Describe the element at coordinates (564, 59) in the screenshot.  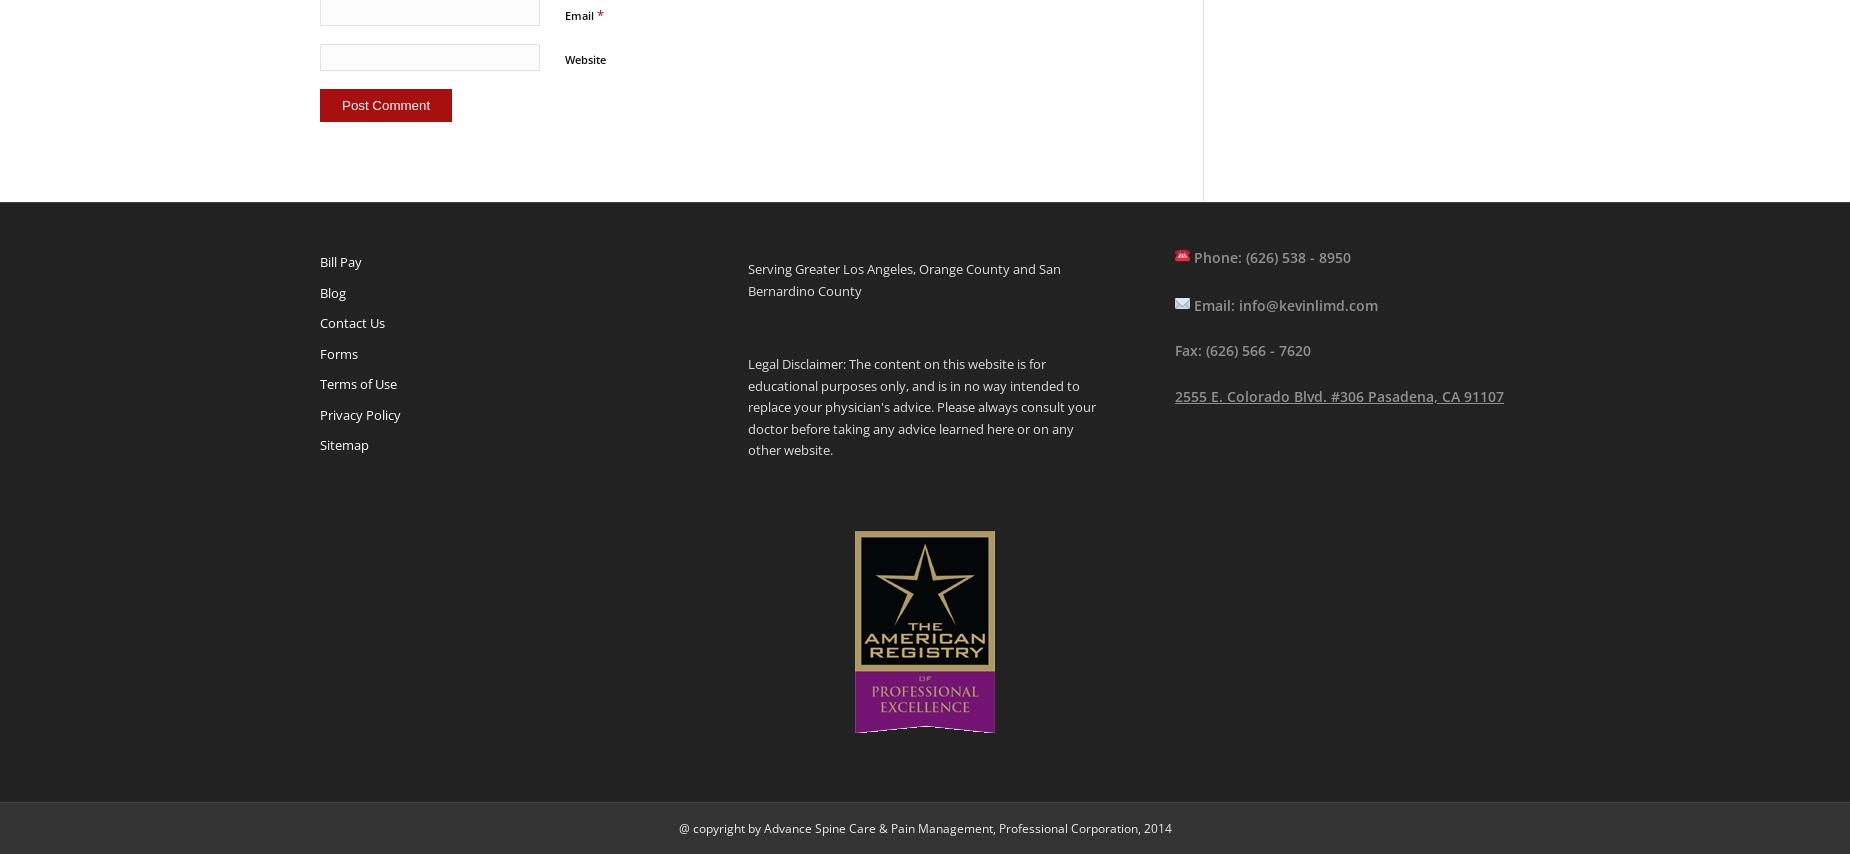
I see `'Website'` at that location.